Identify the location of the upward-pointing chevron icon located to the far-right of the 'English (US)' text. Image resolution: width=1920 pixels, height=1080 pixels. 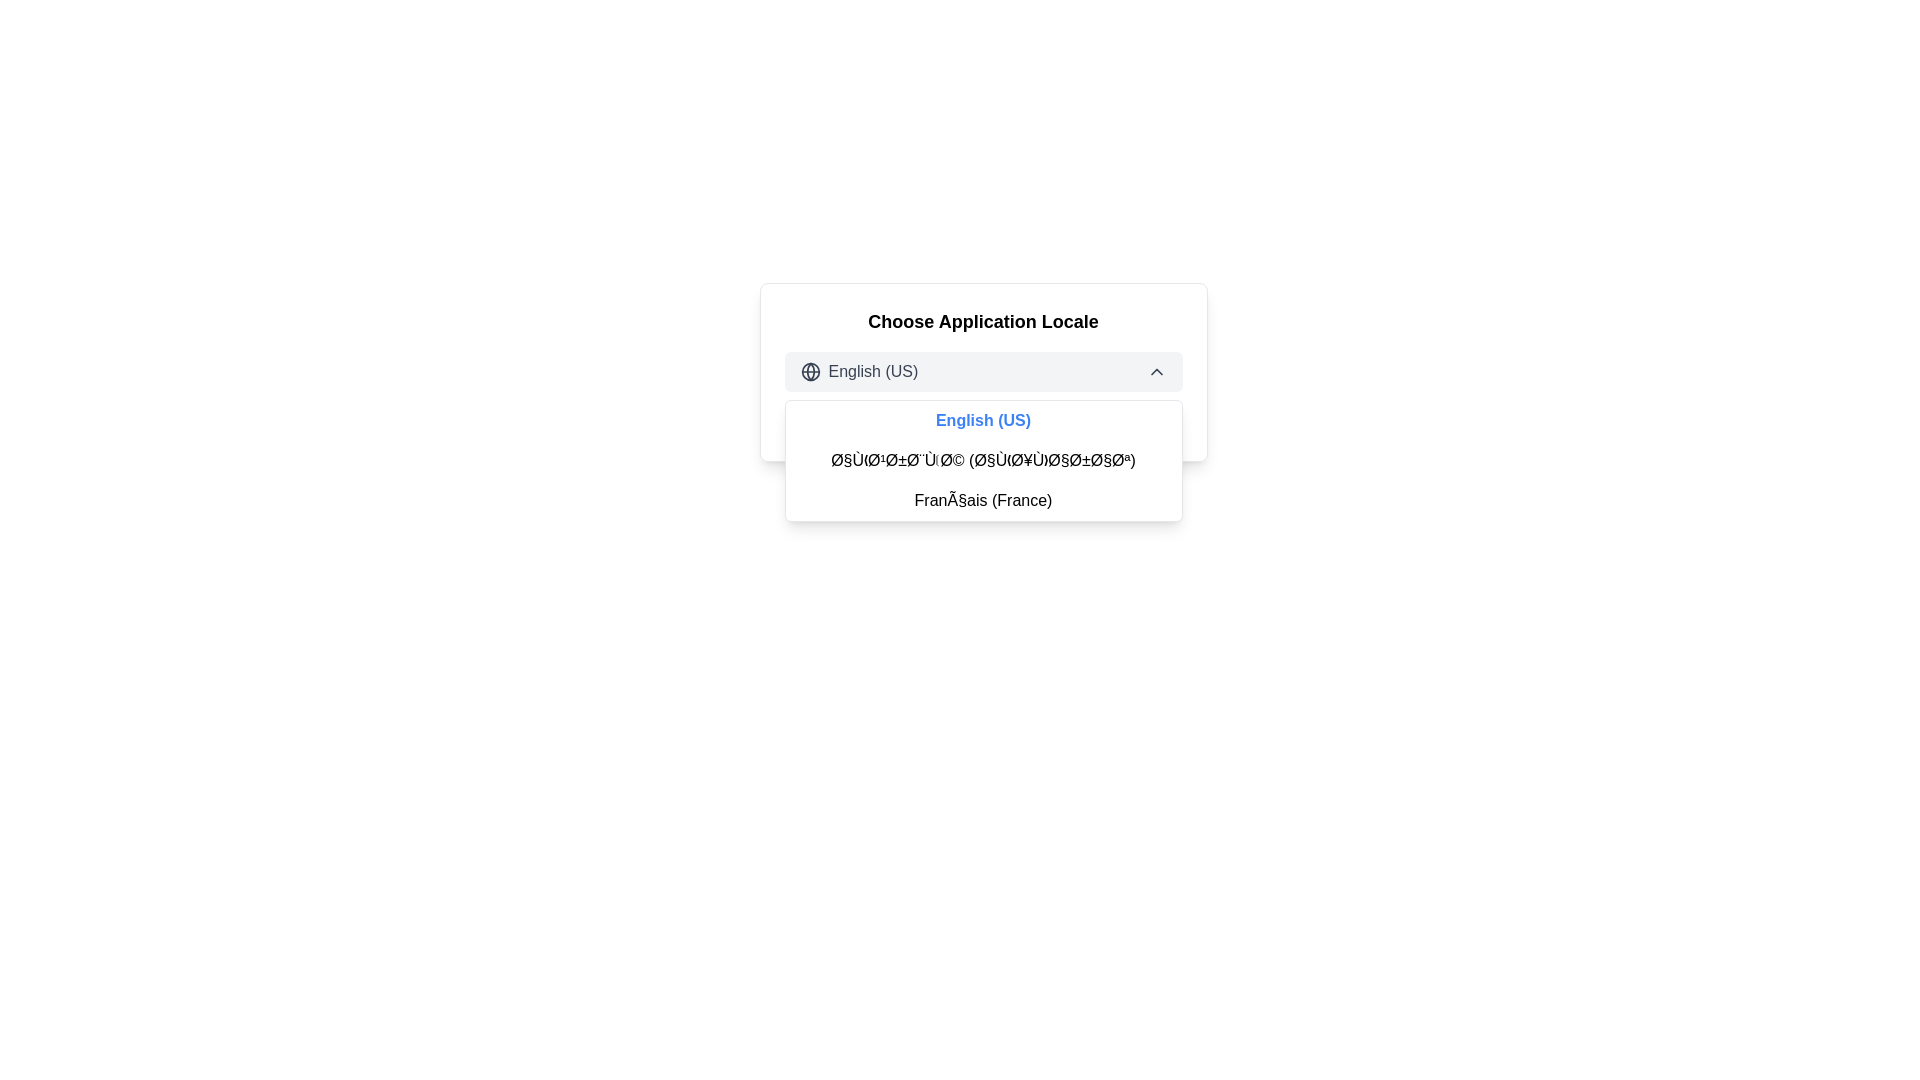
(1156, 371).